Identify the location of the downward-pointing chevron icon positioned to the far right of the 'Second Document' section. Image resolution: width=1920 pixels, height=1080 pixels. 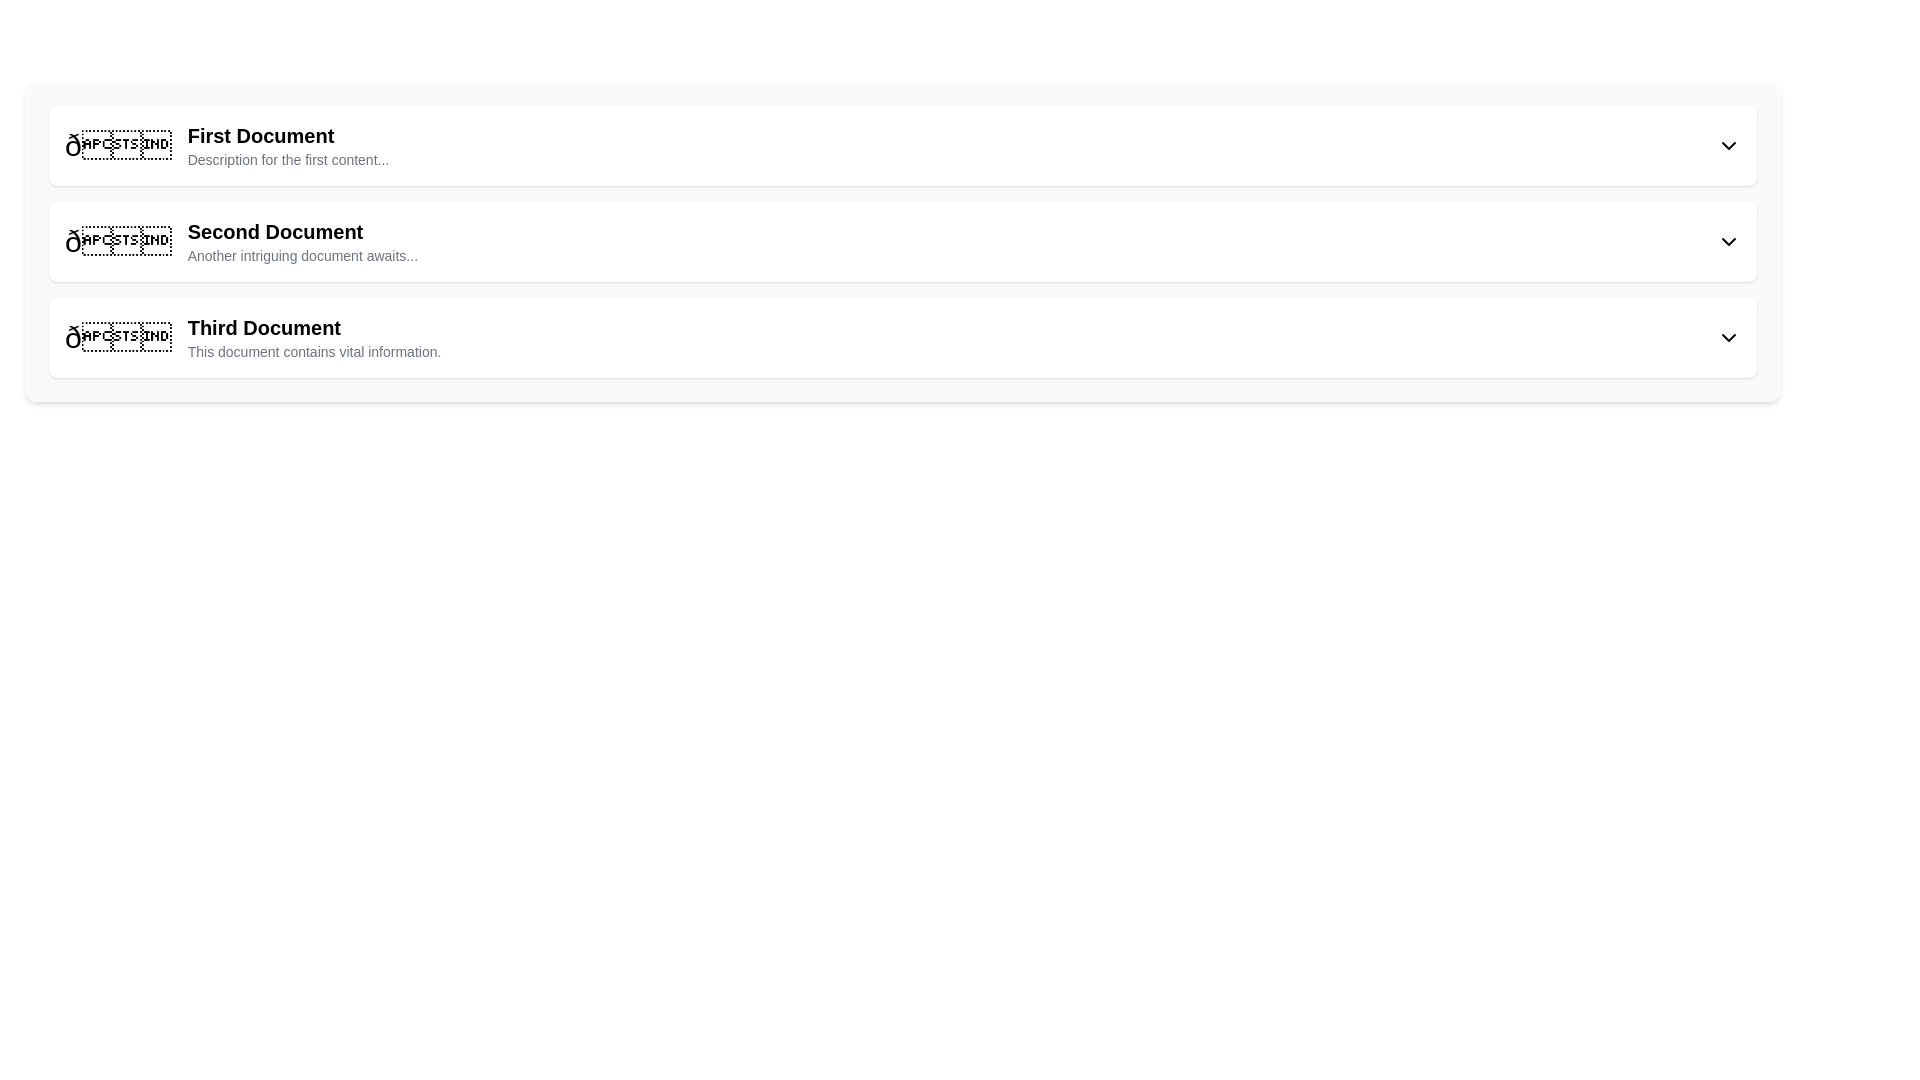
(1727, 241).